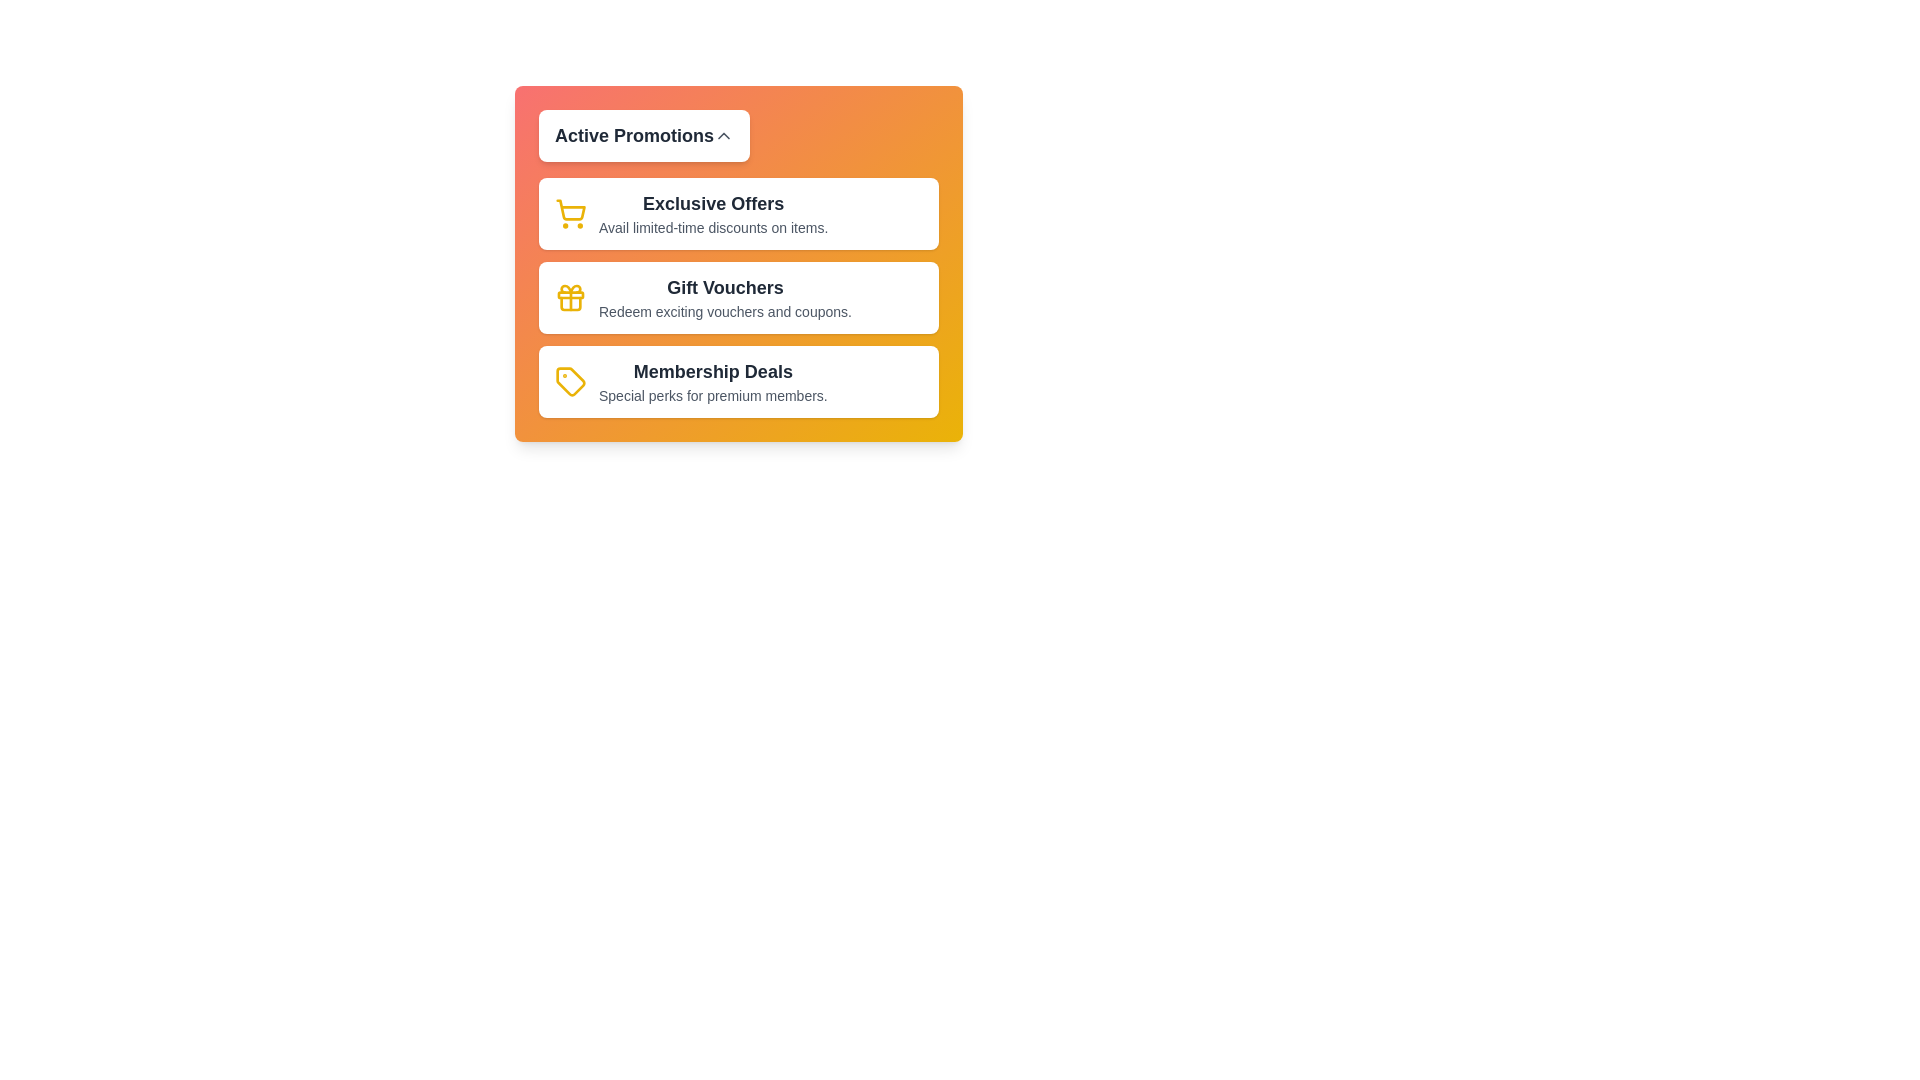 The image size is (1920, 1080). Describe the element at coordinates (570, 381) in the screenshot. I see `the icon corresponding to Membership Deals to interact with it` at that location.